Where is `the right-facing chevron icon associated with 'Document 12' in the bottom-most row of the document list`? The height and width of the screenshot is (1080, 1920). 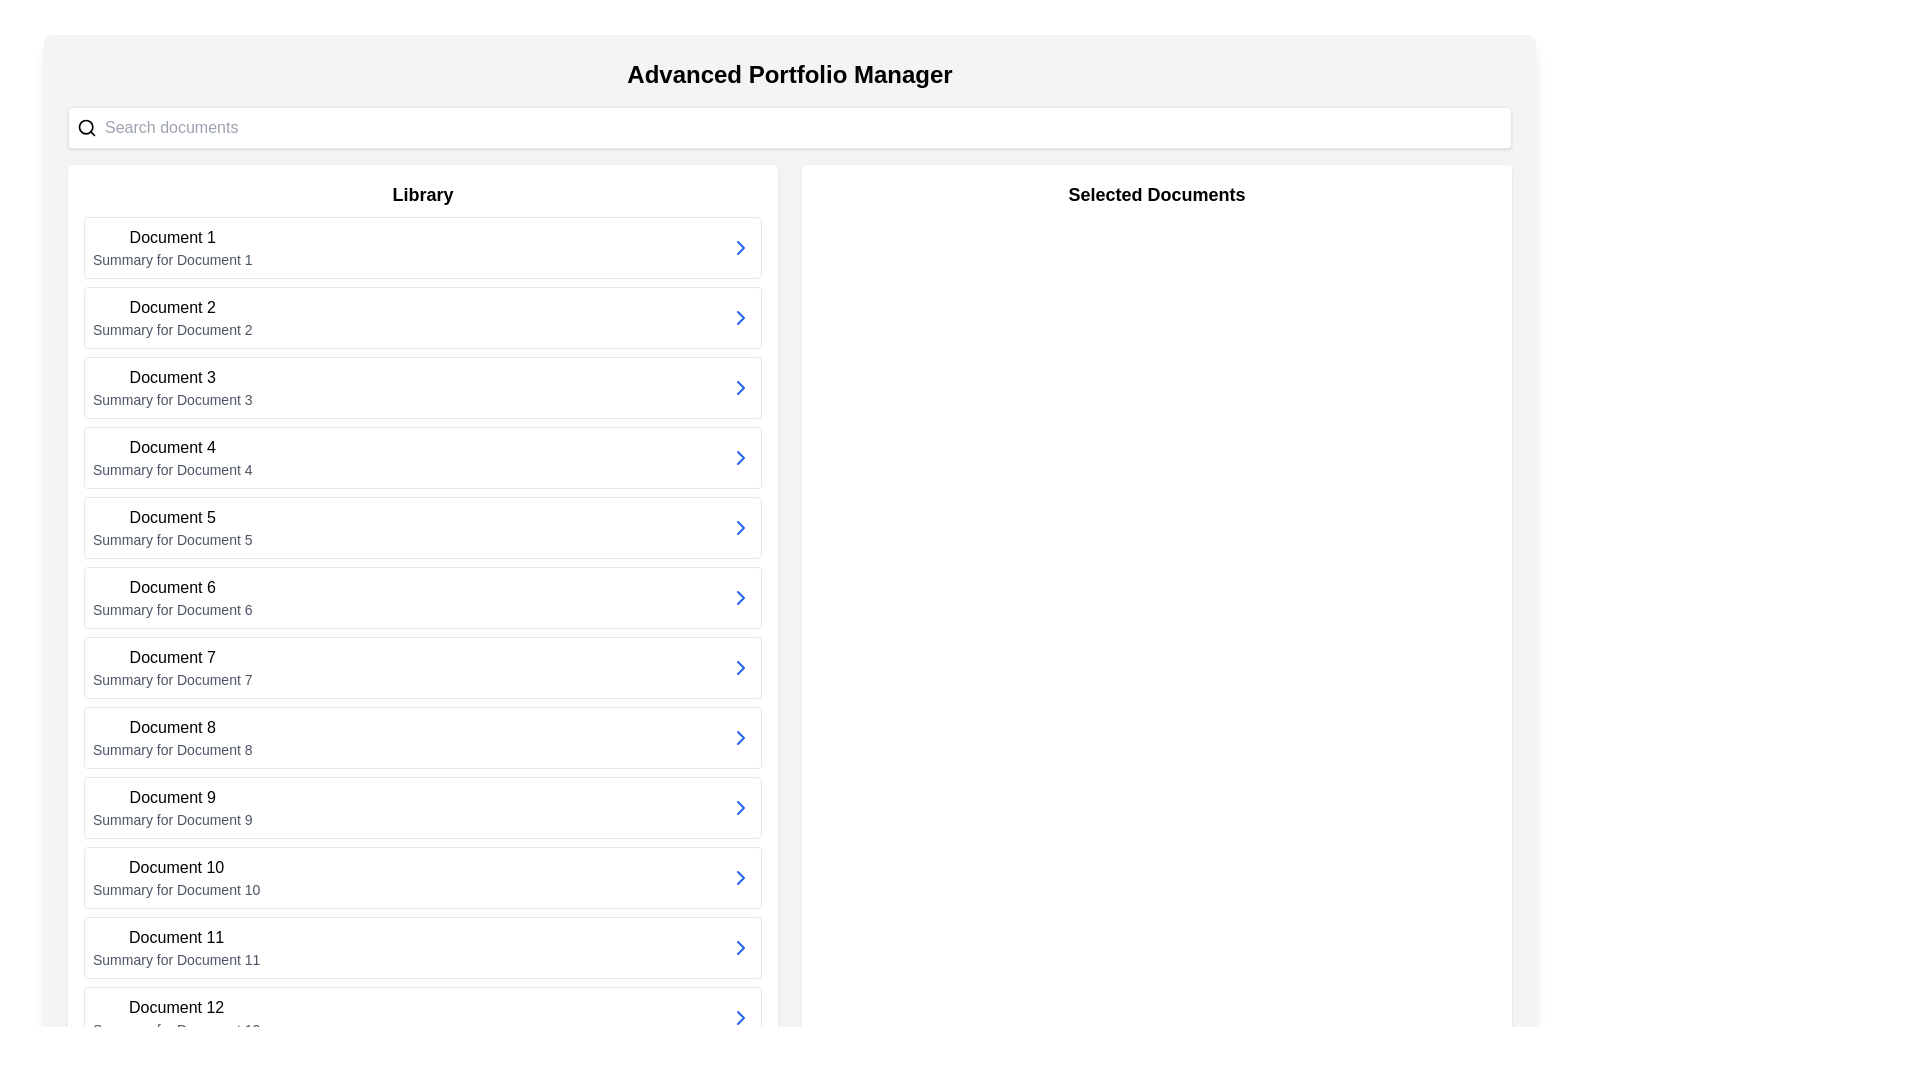
the right-facing chevron icon associated with 'Document 12' in the bottom-most row of the document list is located at coordinates (739, 1018).